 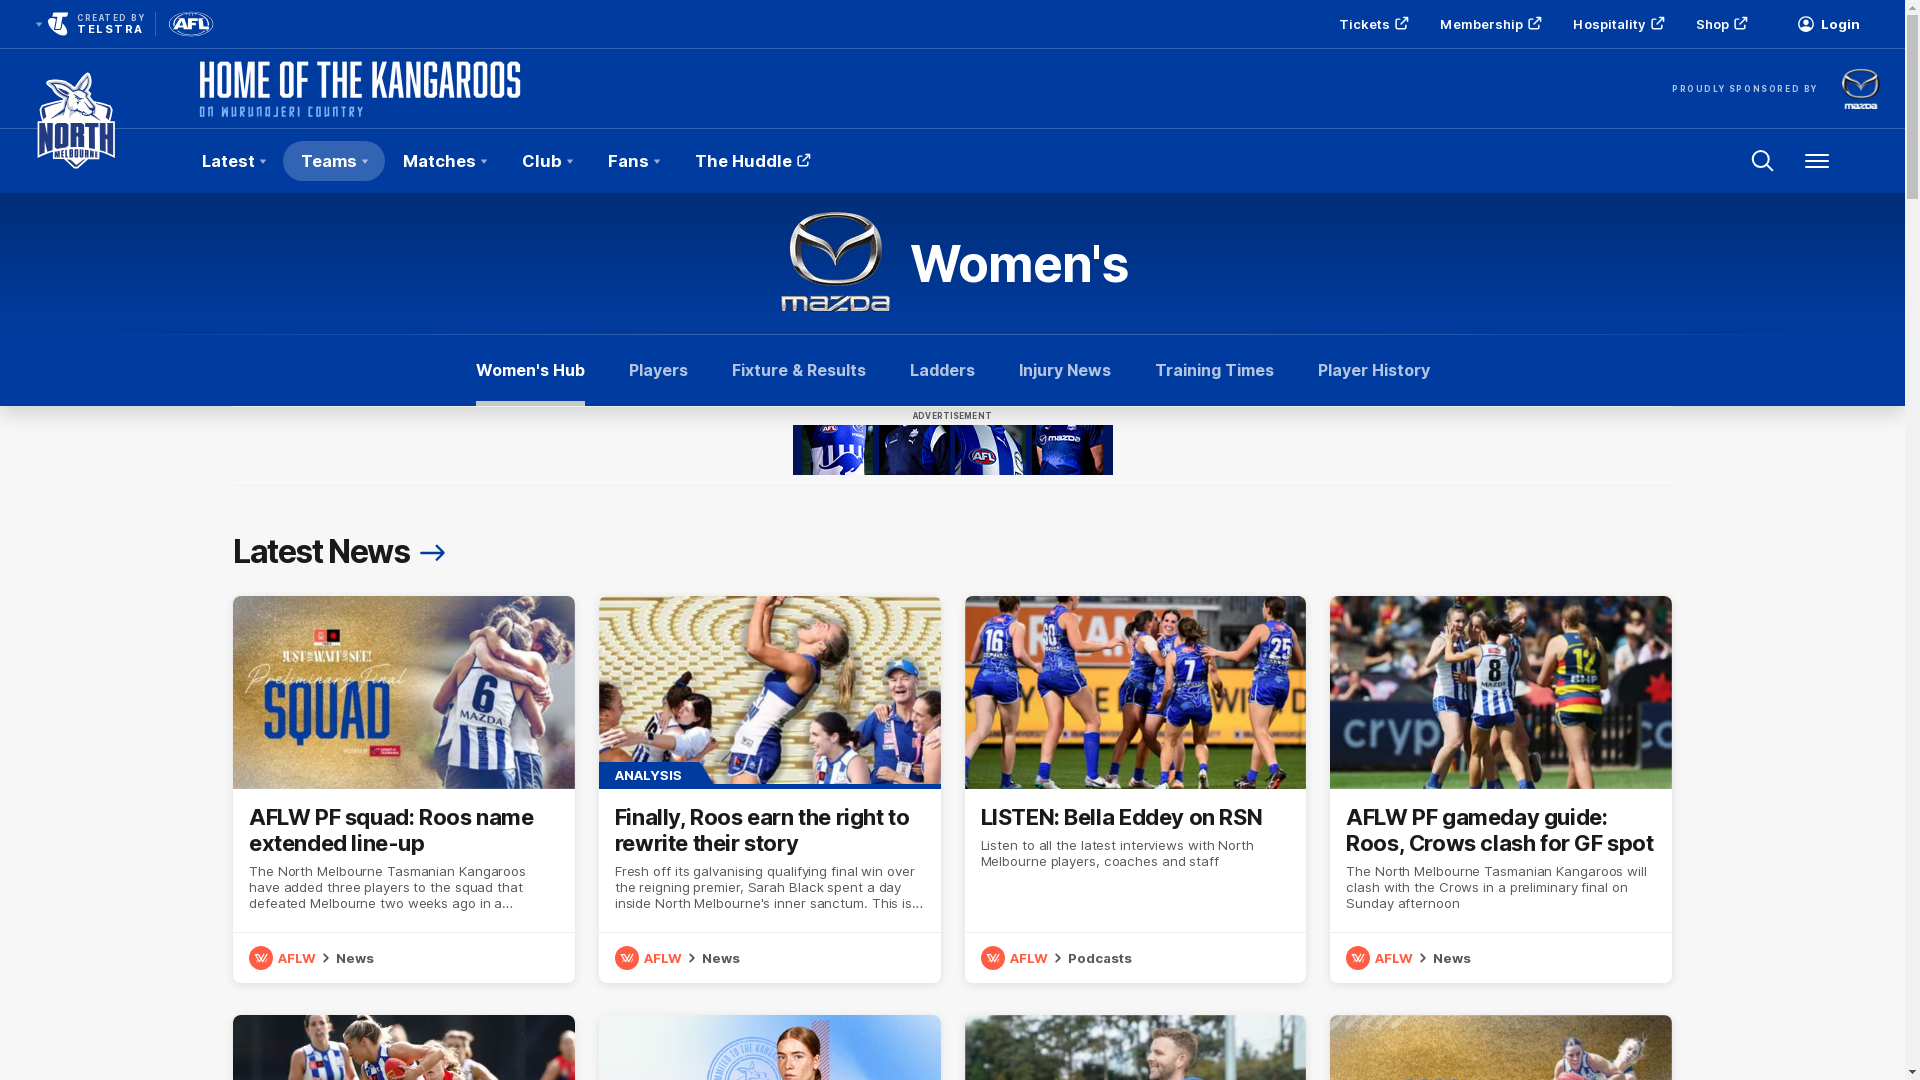 I want to click on 'Club Logo', so click(x=76, y=160).